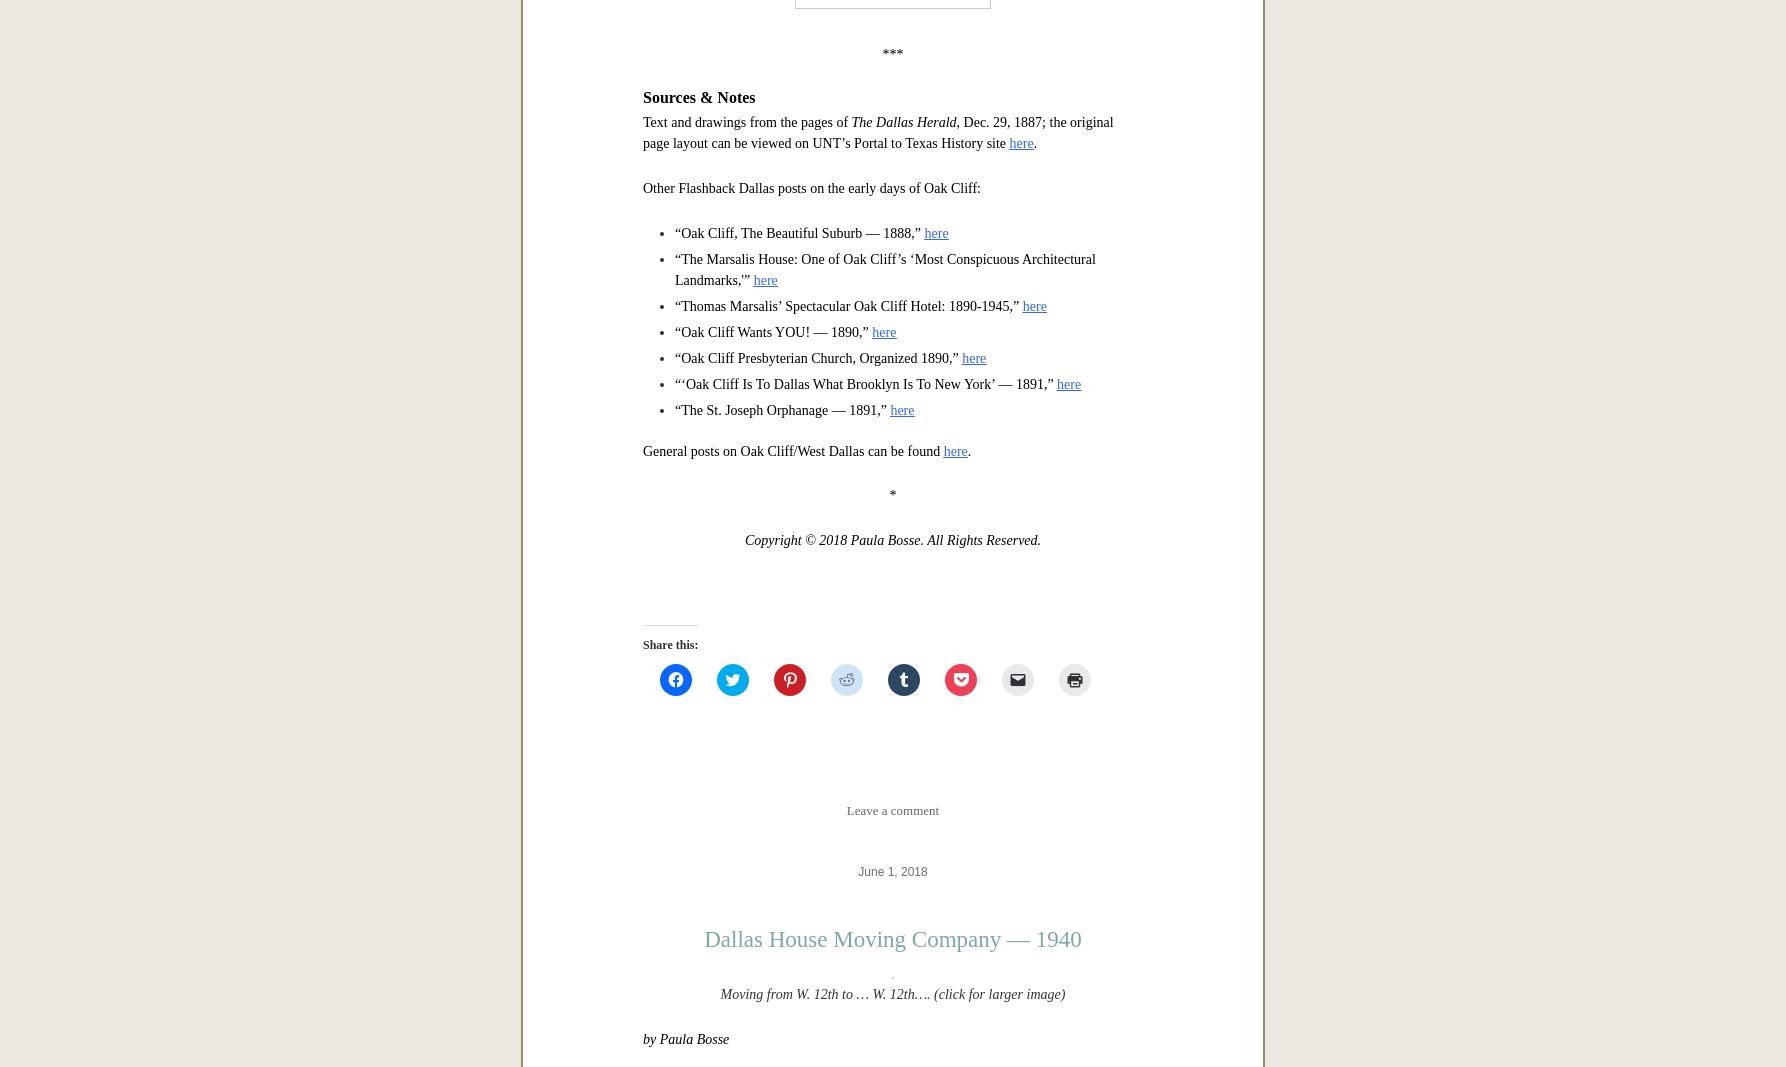 The height and width of the screenshot is (1067, 1786). What do you see at coordinates (903, 749) in the screenshot?
I see `'The Dallas Herald'` at bounding box center [903, 749].